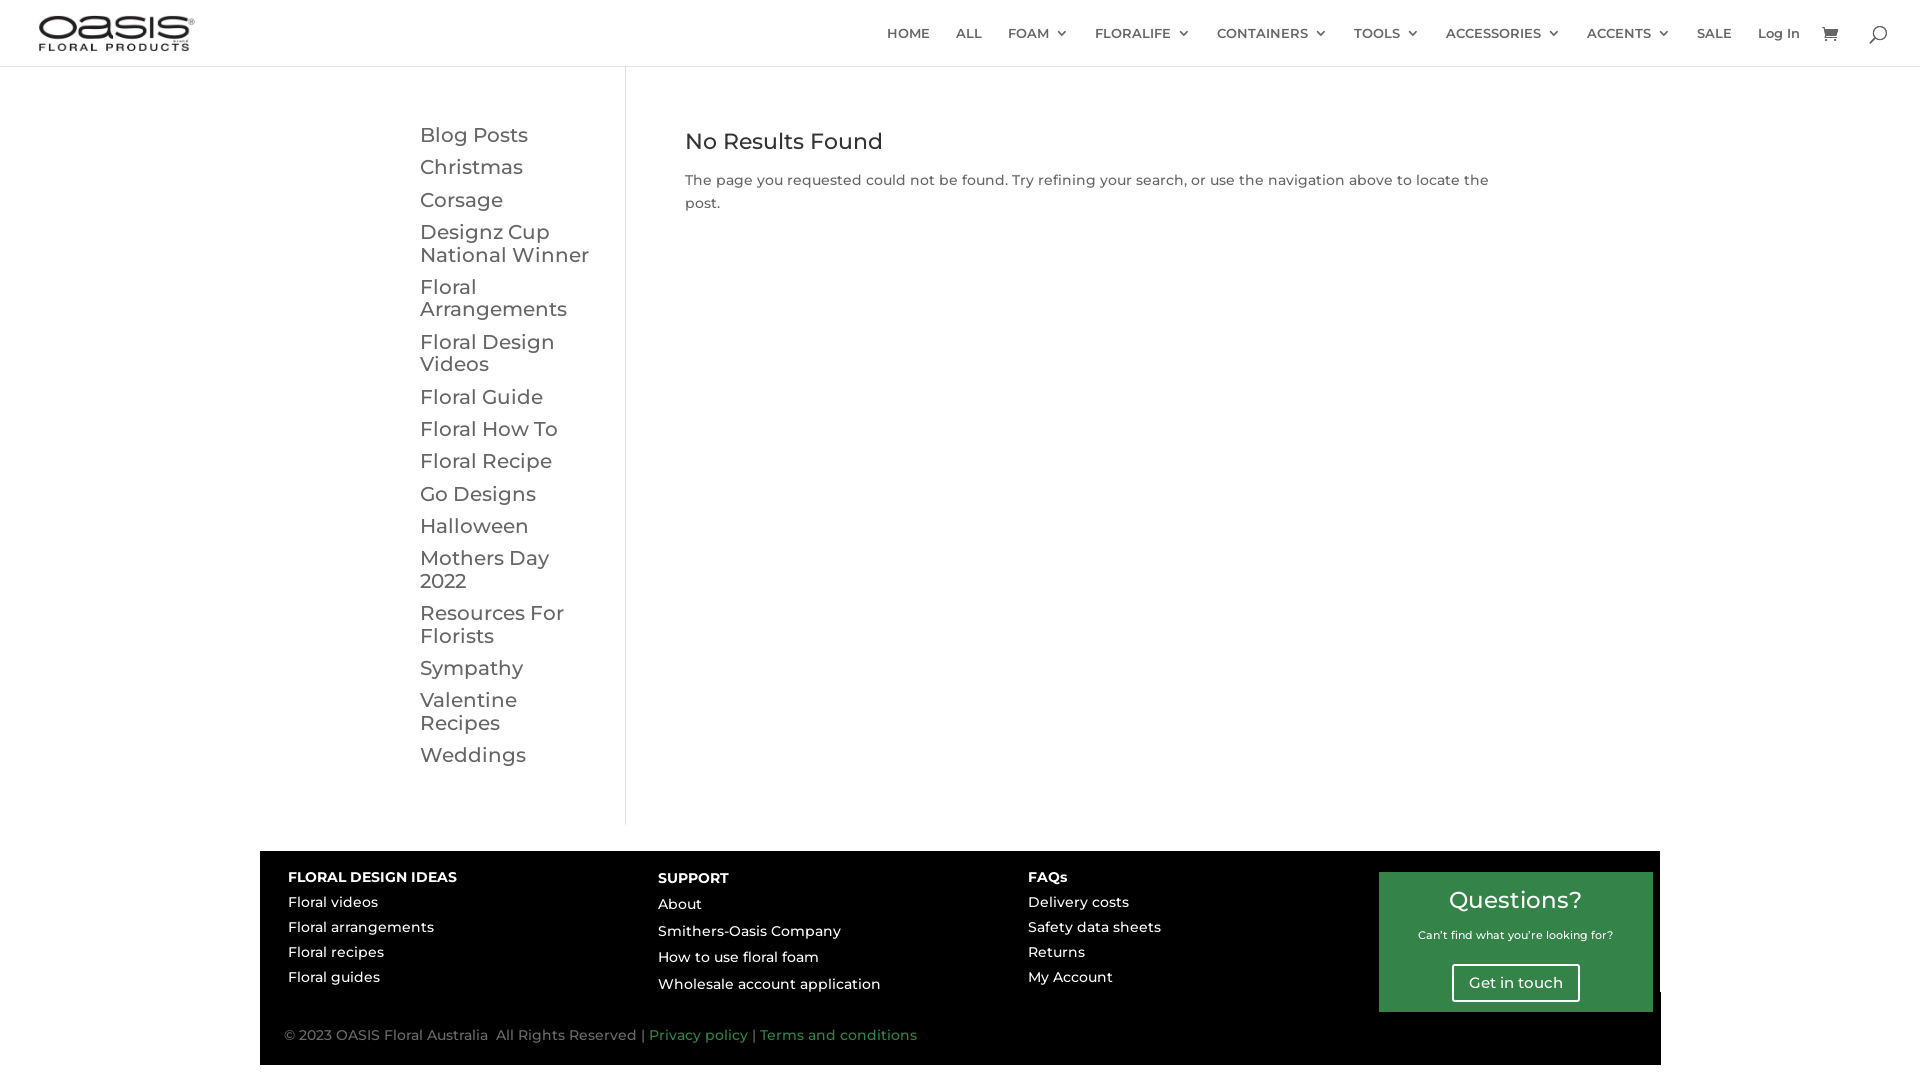 The width and height of the screenshot is (1920, 1080). What do you see at coordinates (473, 135) in the screenshot?
I see `'Blog Posts'` at bounding box center [473, 135].